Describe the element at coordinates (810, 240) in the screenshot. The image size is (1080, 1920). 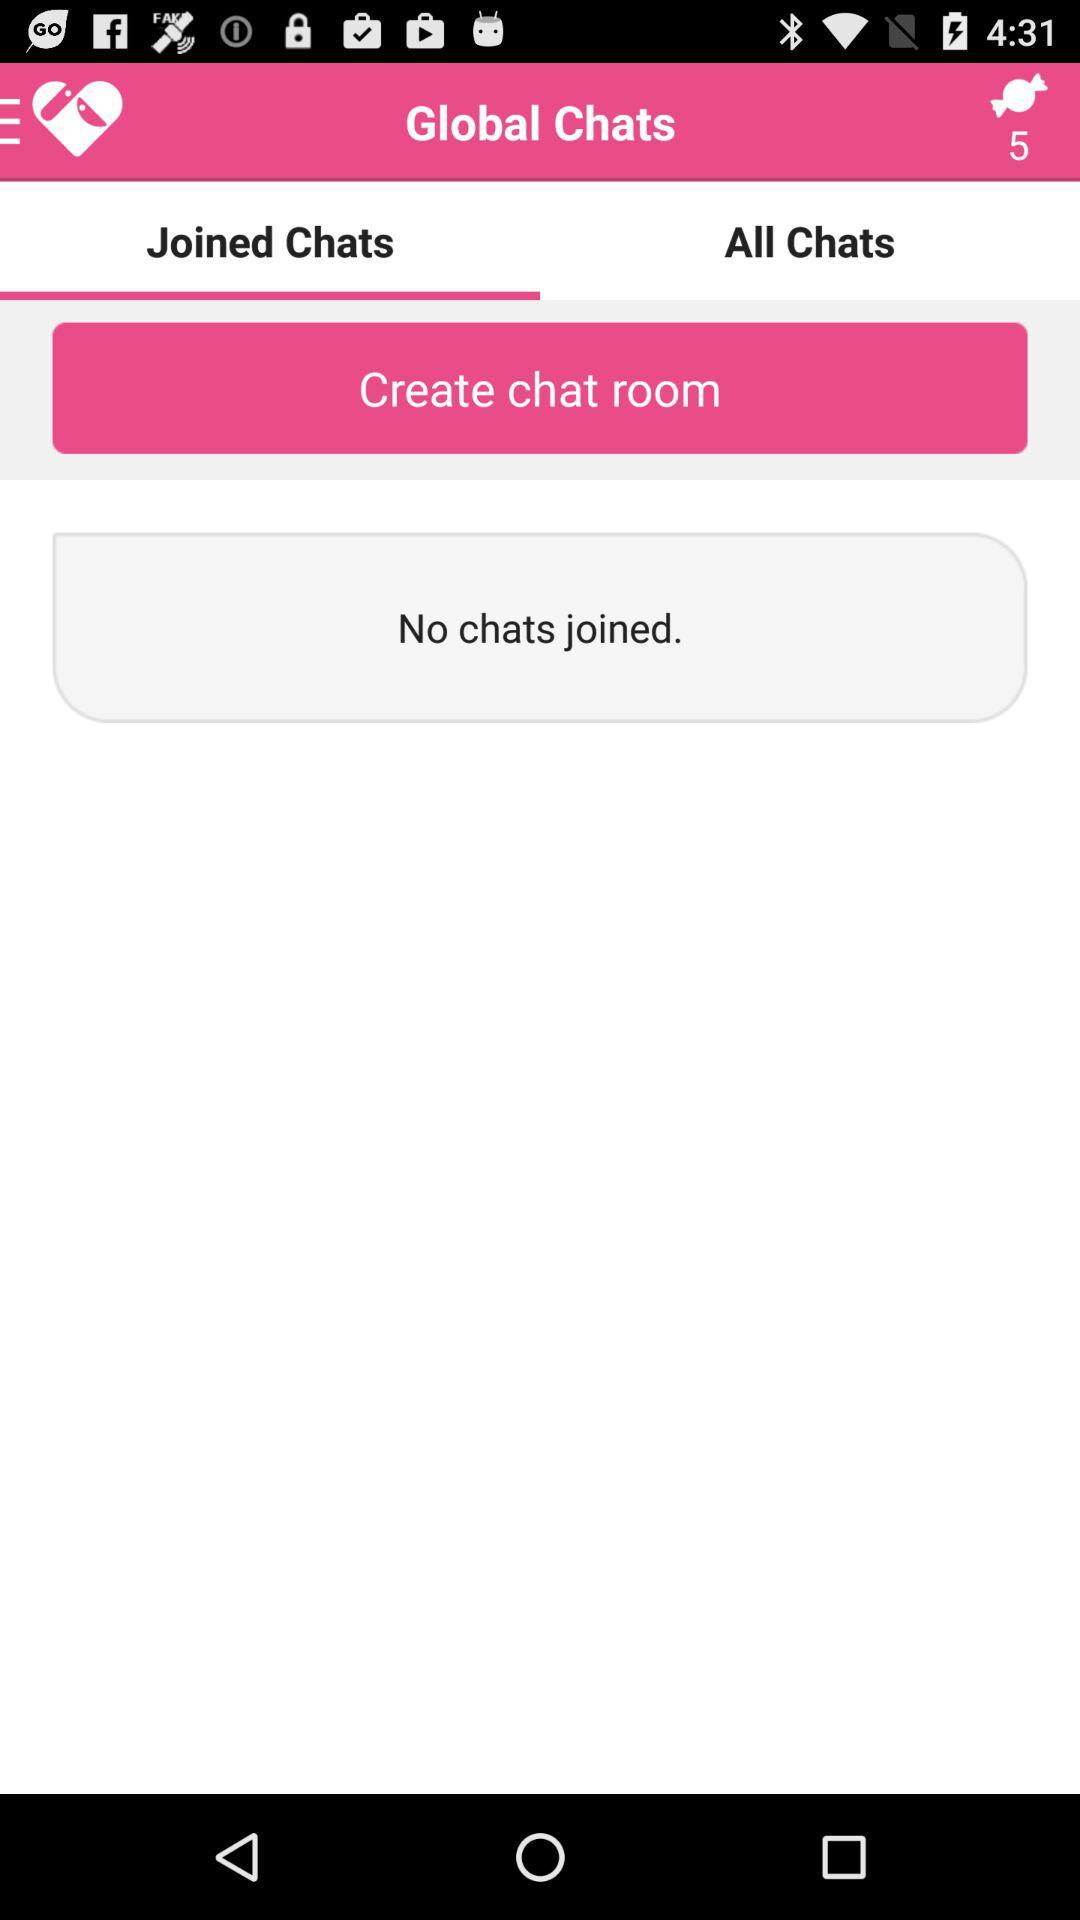
I see `item to the right of the joined chats icon` at that location.